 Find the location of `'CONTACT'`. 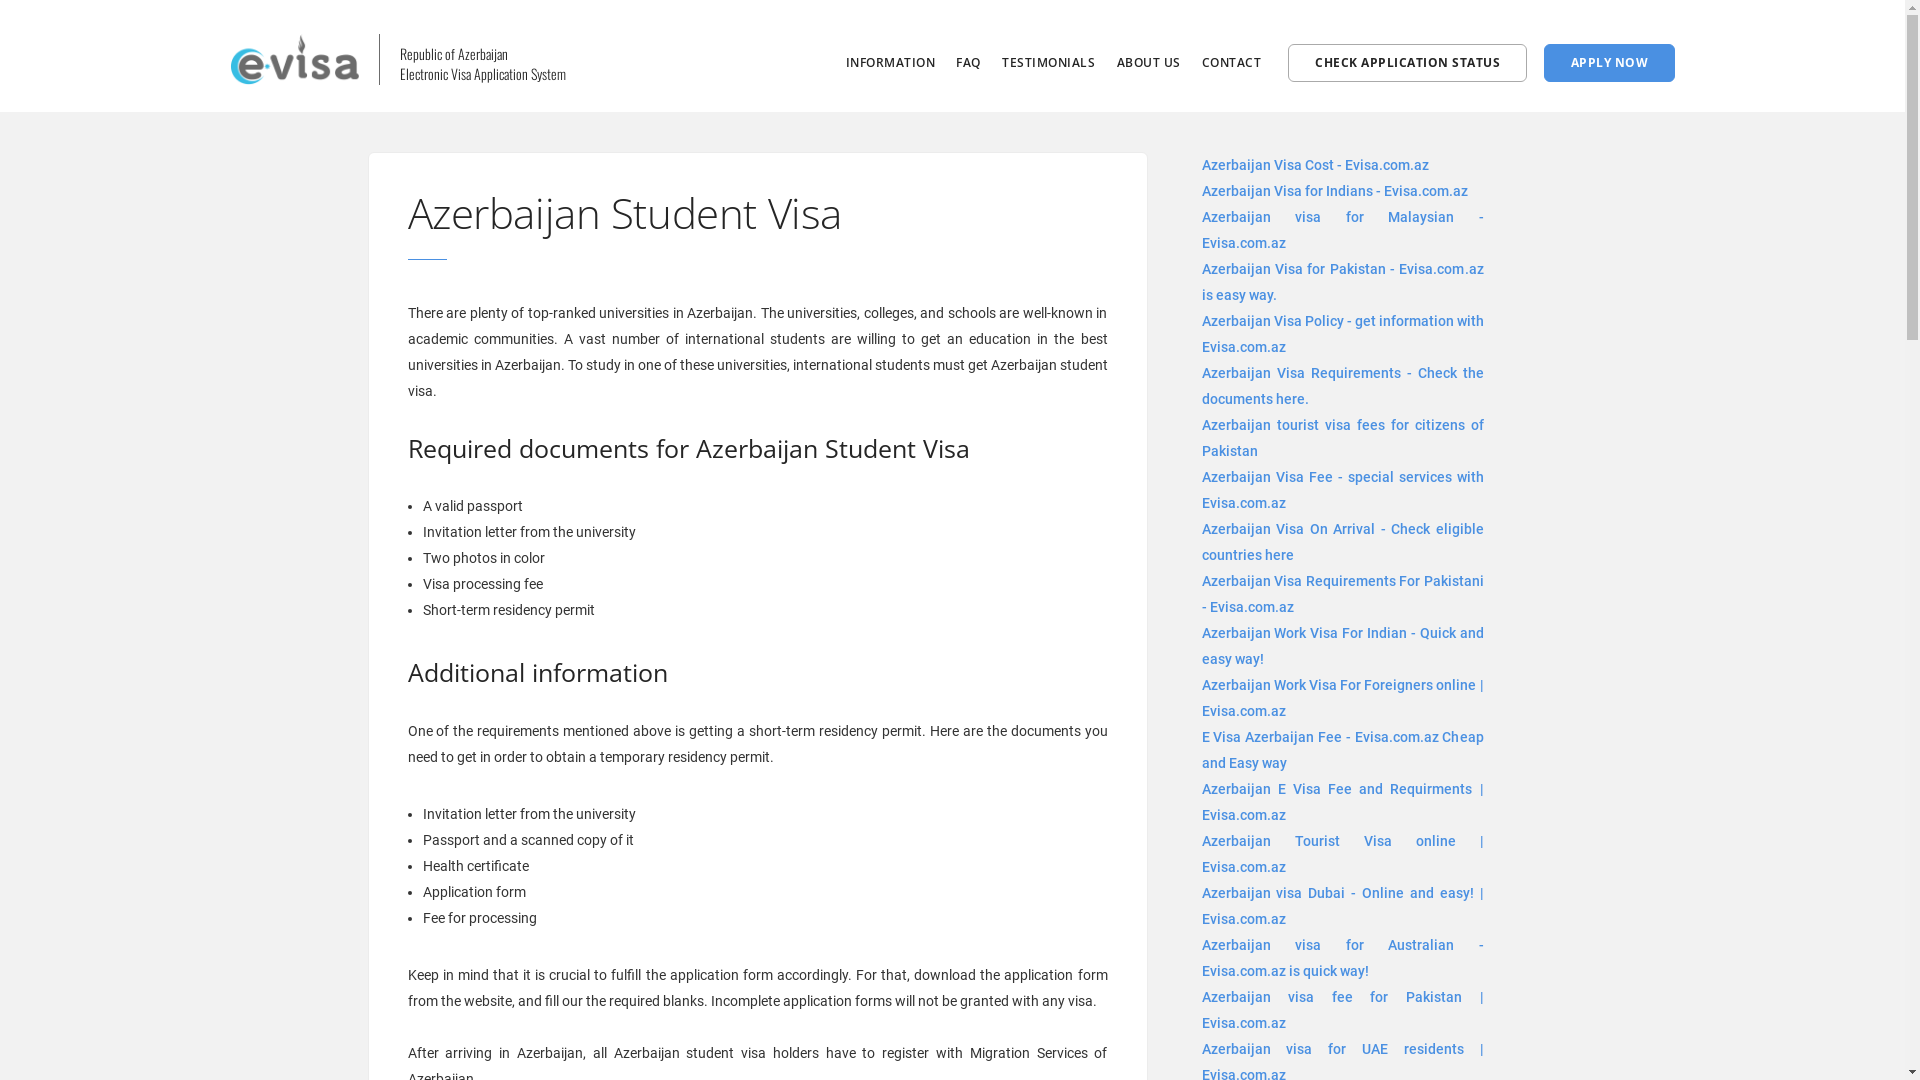

'CONTACT' is located at coordinates (1200, 61).